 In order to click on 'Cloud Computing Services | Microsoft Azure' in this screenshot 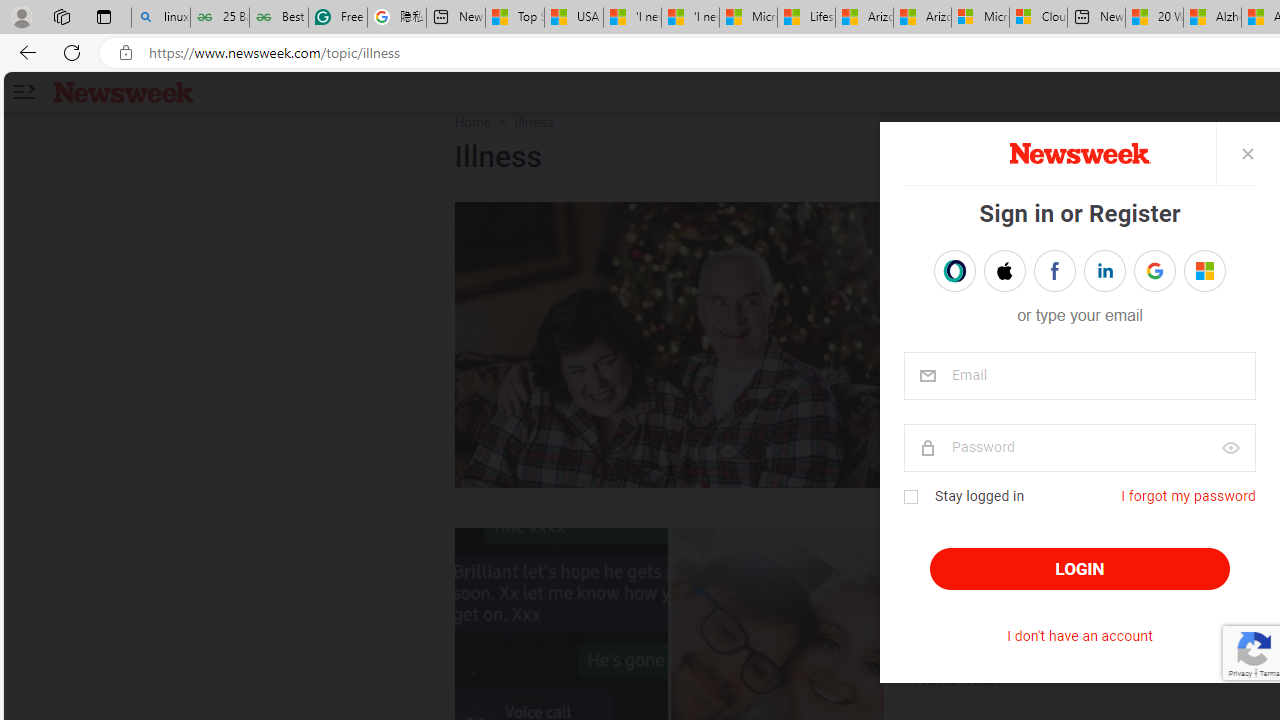, I will do `click(1038, 17)`.